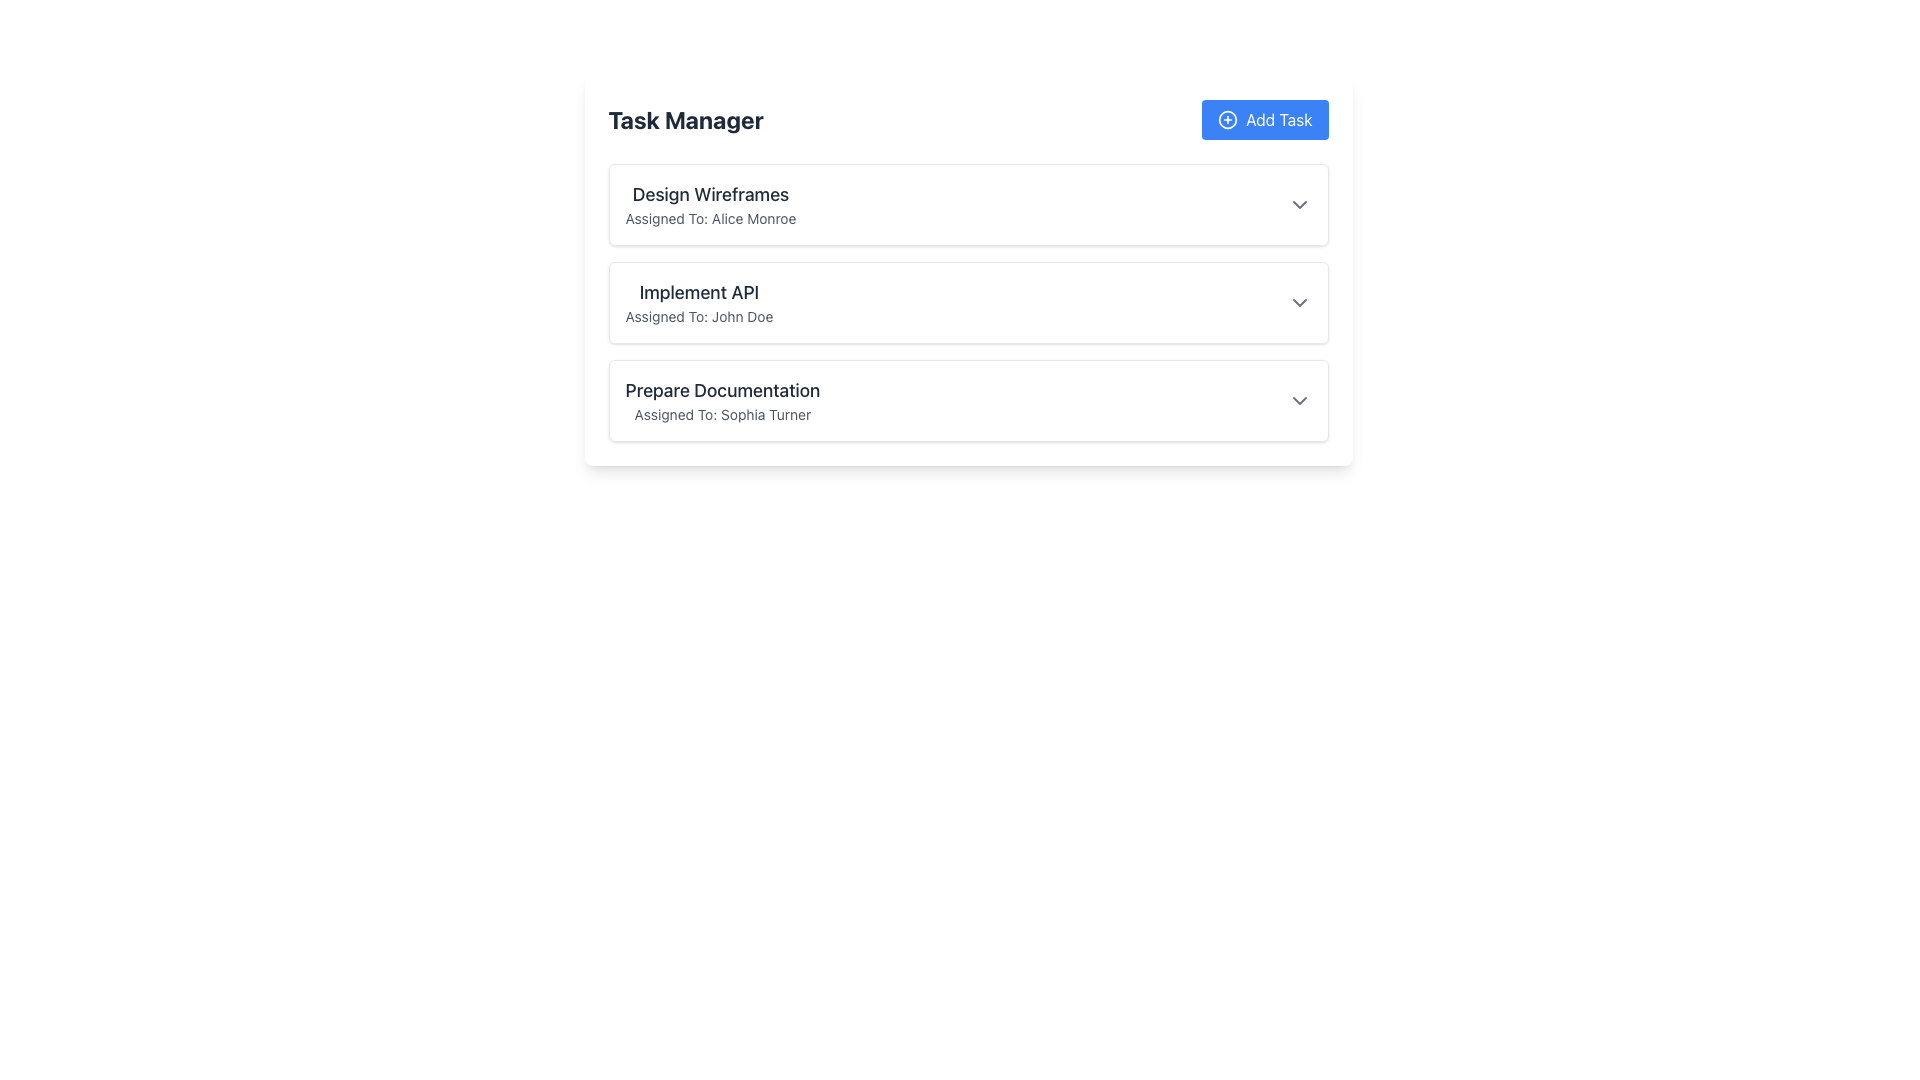  What do you see at coordinates (1299, 204) in the screenshot?
I see `the downward chevron-shaped icon button associated with the 'Design Wireframes' task entry` at bounding box center [1299, 204].